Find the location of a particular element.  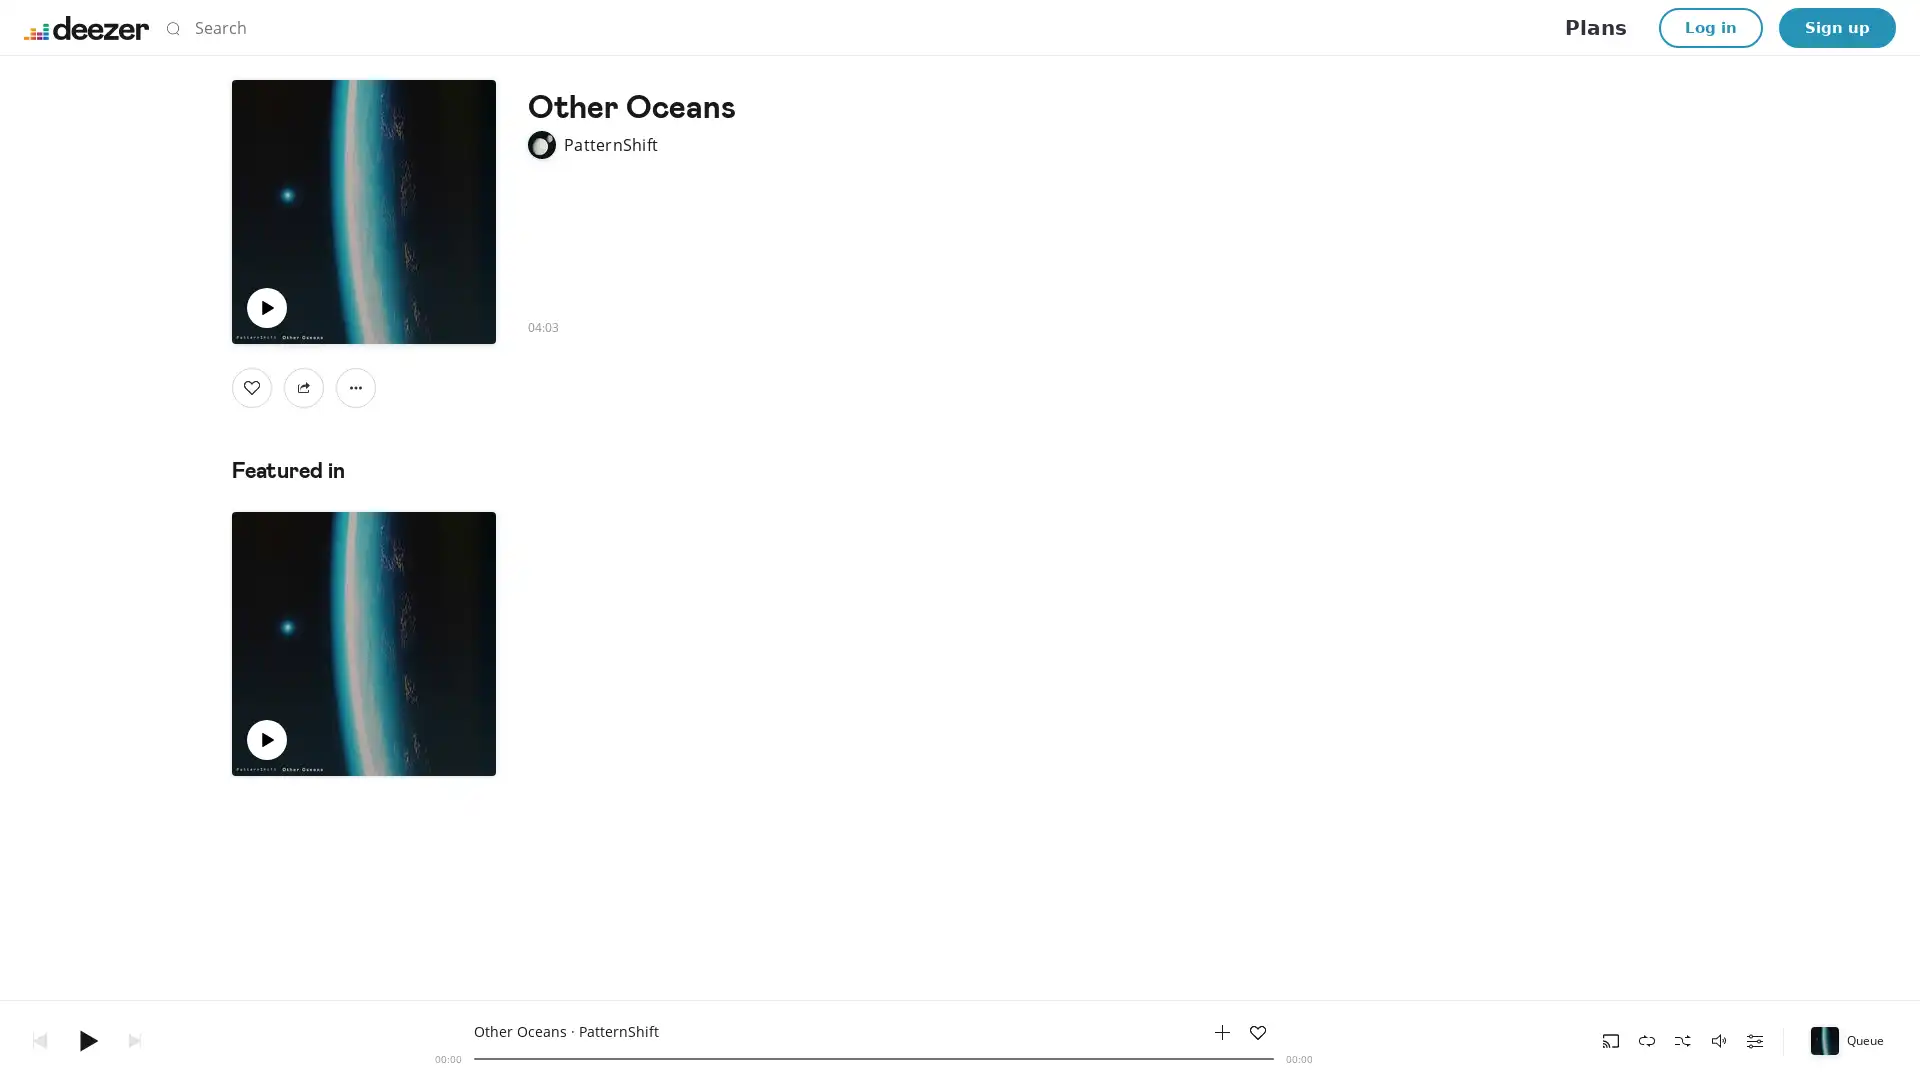

Queue is located at coordinates (1848, 1039).